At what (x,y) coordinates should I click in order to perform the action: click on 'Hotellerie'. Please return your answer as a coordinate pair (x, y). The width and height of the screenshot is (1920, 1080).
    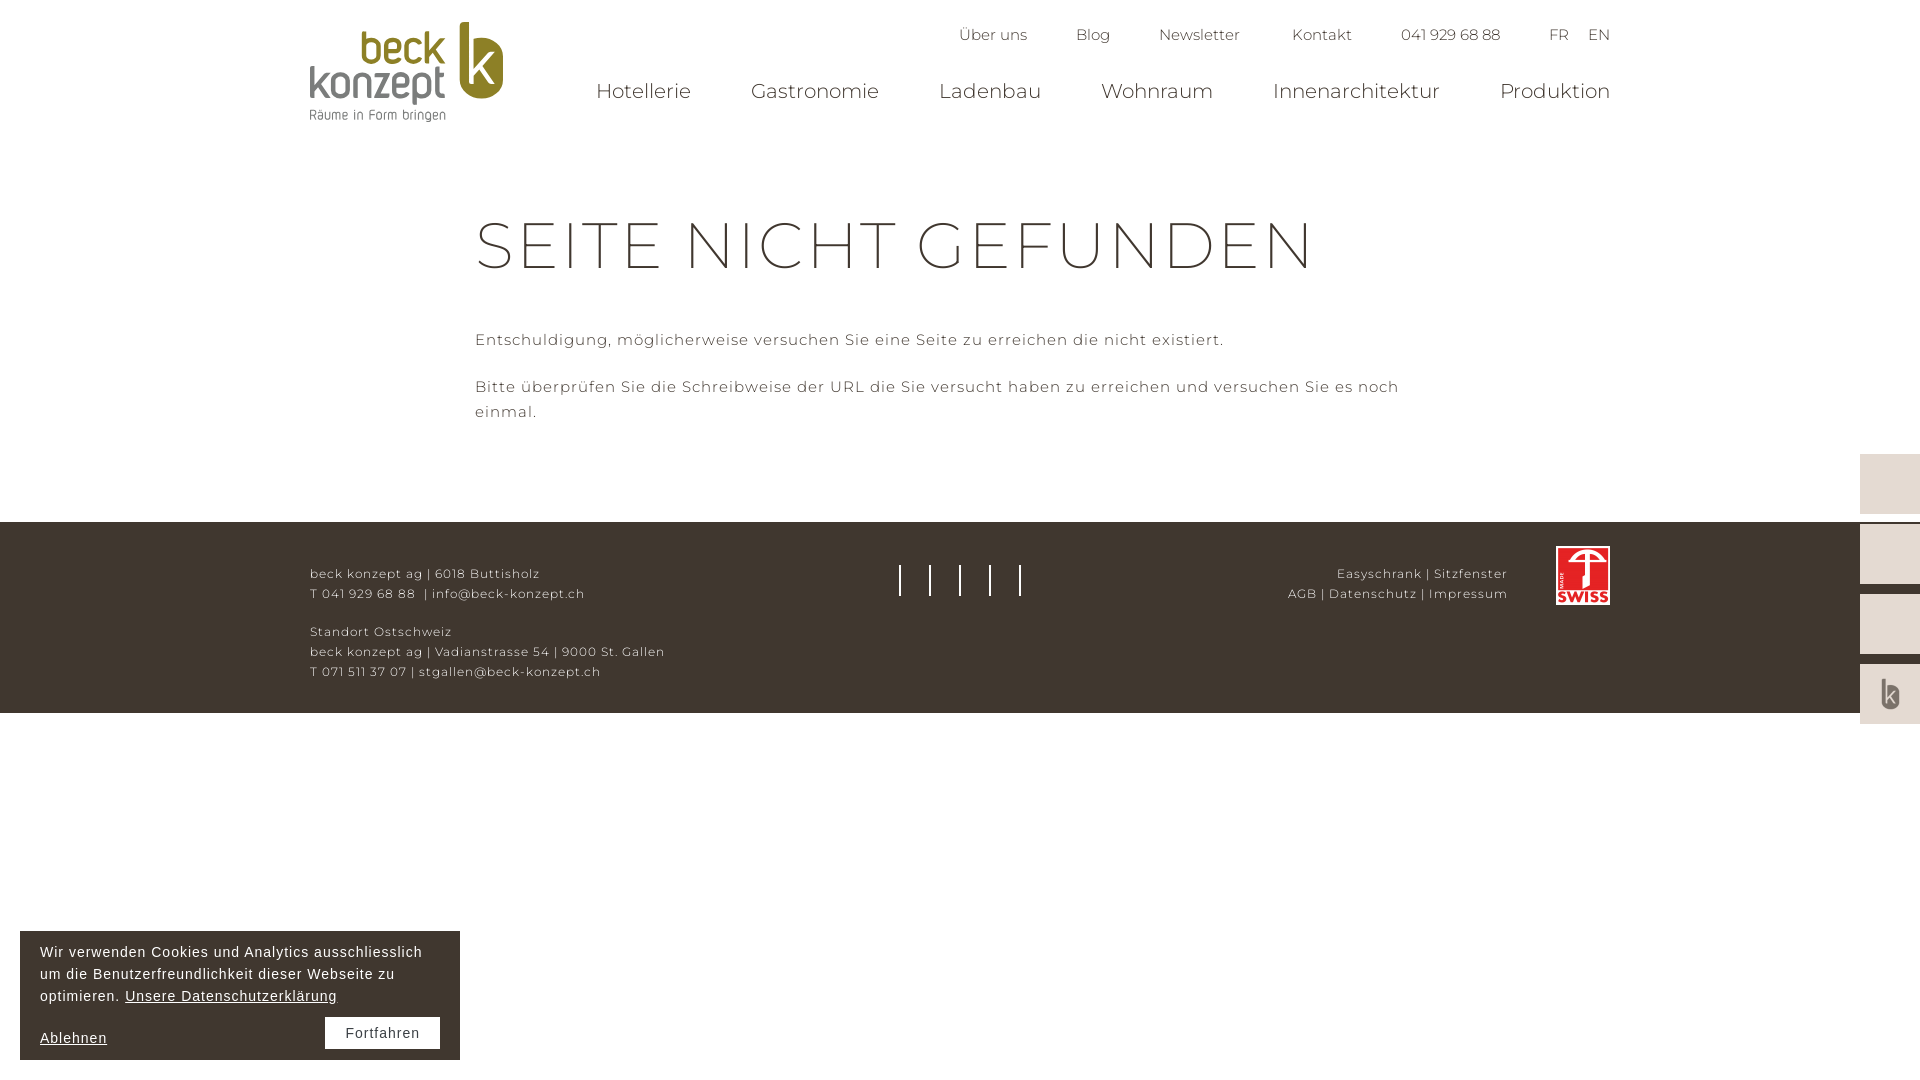
    Looking at the image, I should click on (643, 91).